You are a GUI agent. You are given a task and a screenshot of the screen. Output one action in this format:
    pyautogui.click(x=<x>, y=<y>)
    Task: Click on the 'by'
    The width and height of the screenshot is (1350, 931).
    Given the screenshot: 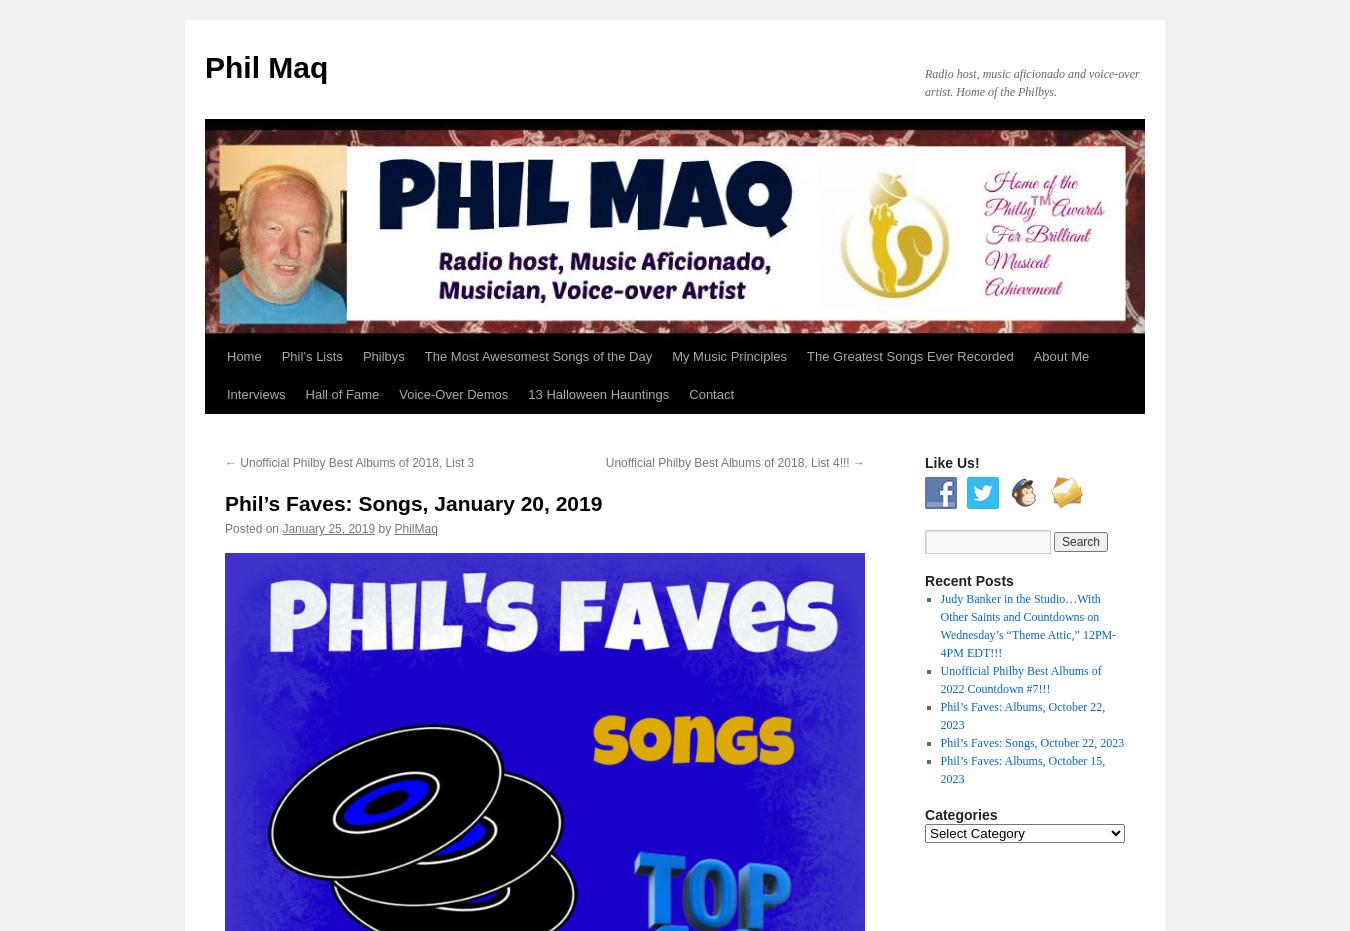 What is the action you would take?
    pyautogui.click(x=384, y=528)
    